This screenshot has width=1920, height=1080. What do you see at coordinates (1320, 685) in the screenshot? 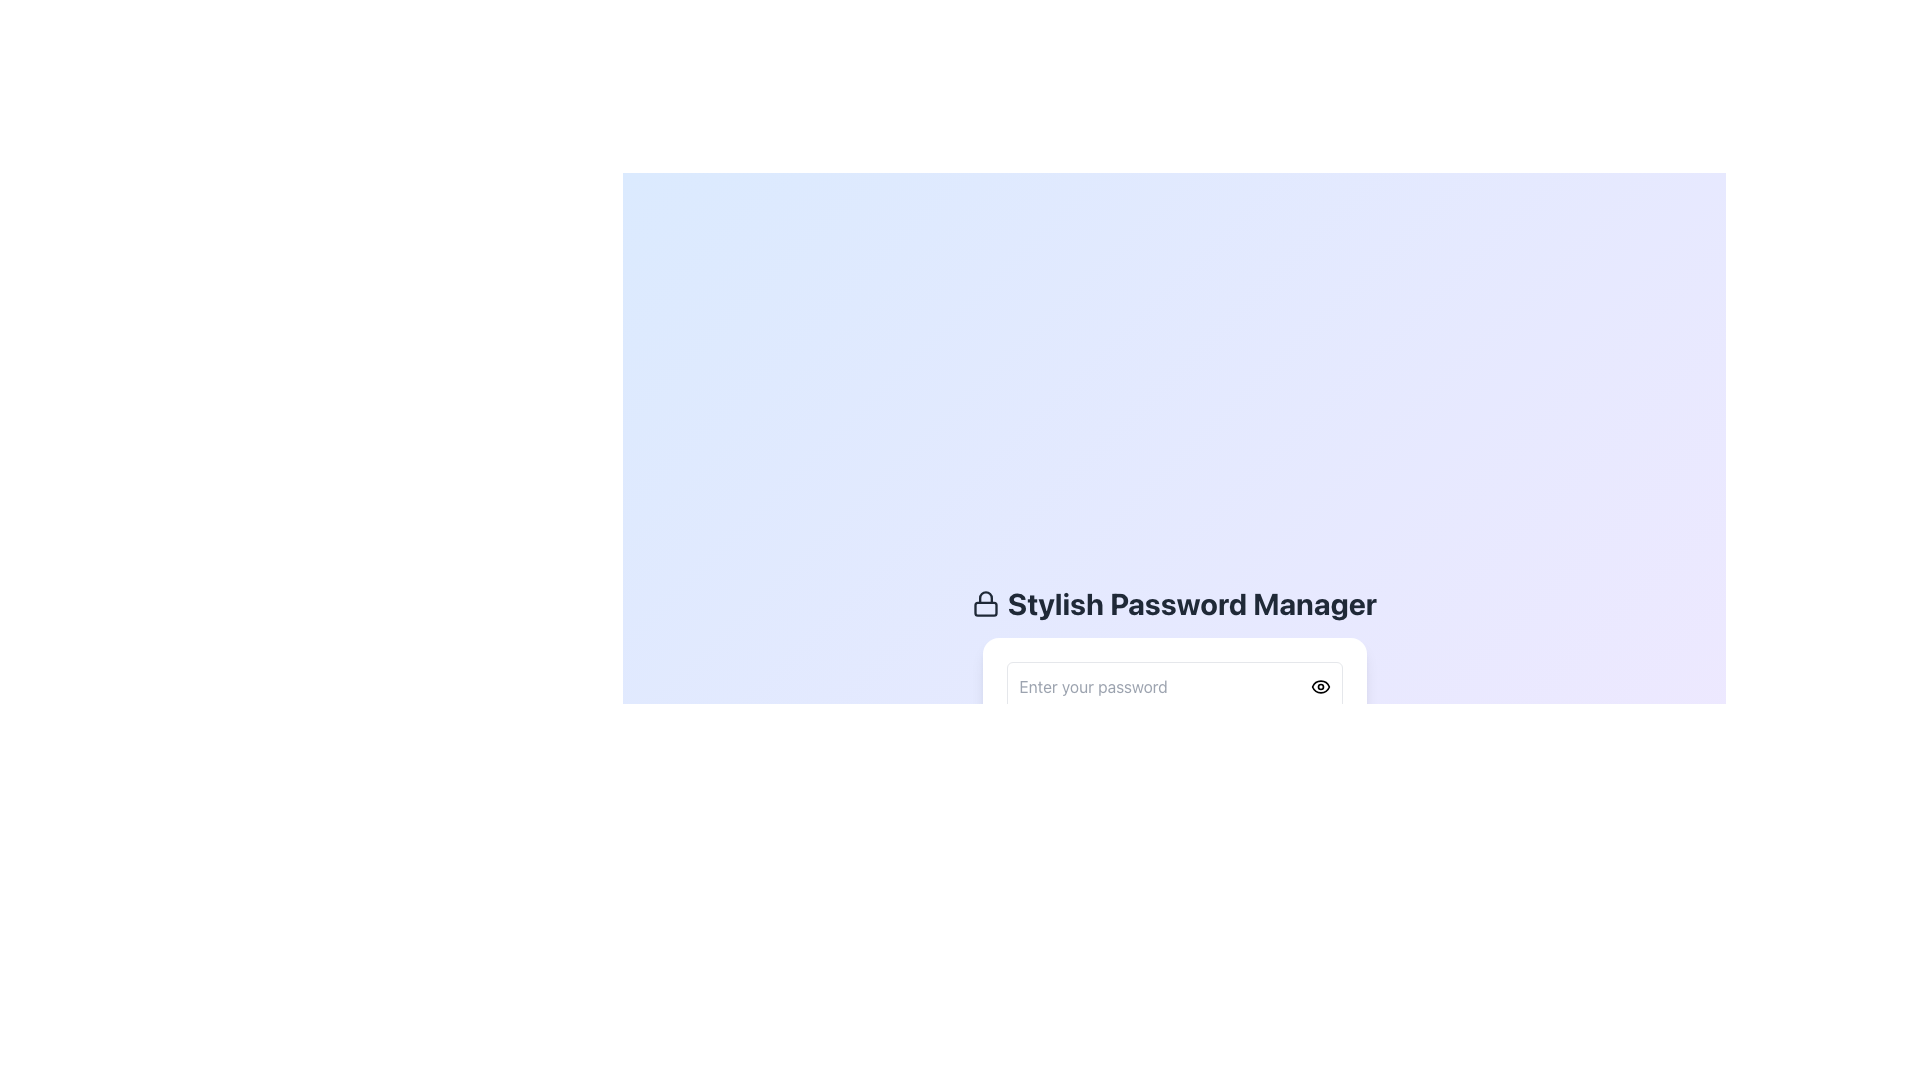
I see `the eye-shaped Password visibility toggle button located to the far right of the password input field` at bounding box center [1320, 685].